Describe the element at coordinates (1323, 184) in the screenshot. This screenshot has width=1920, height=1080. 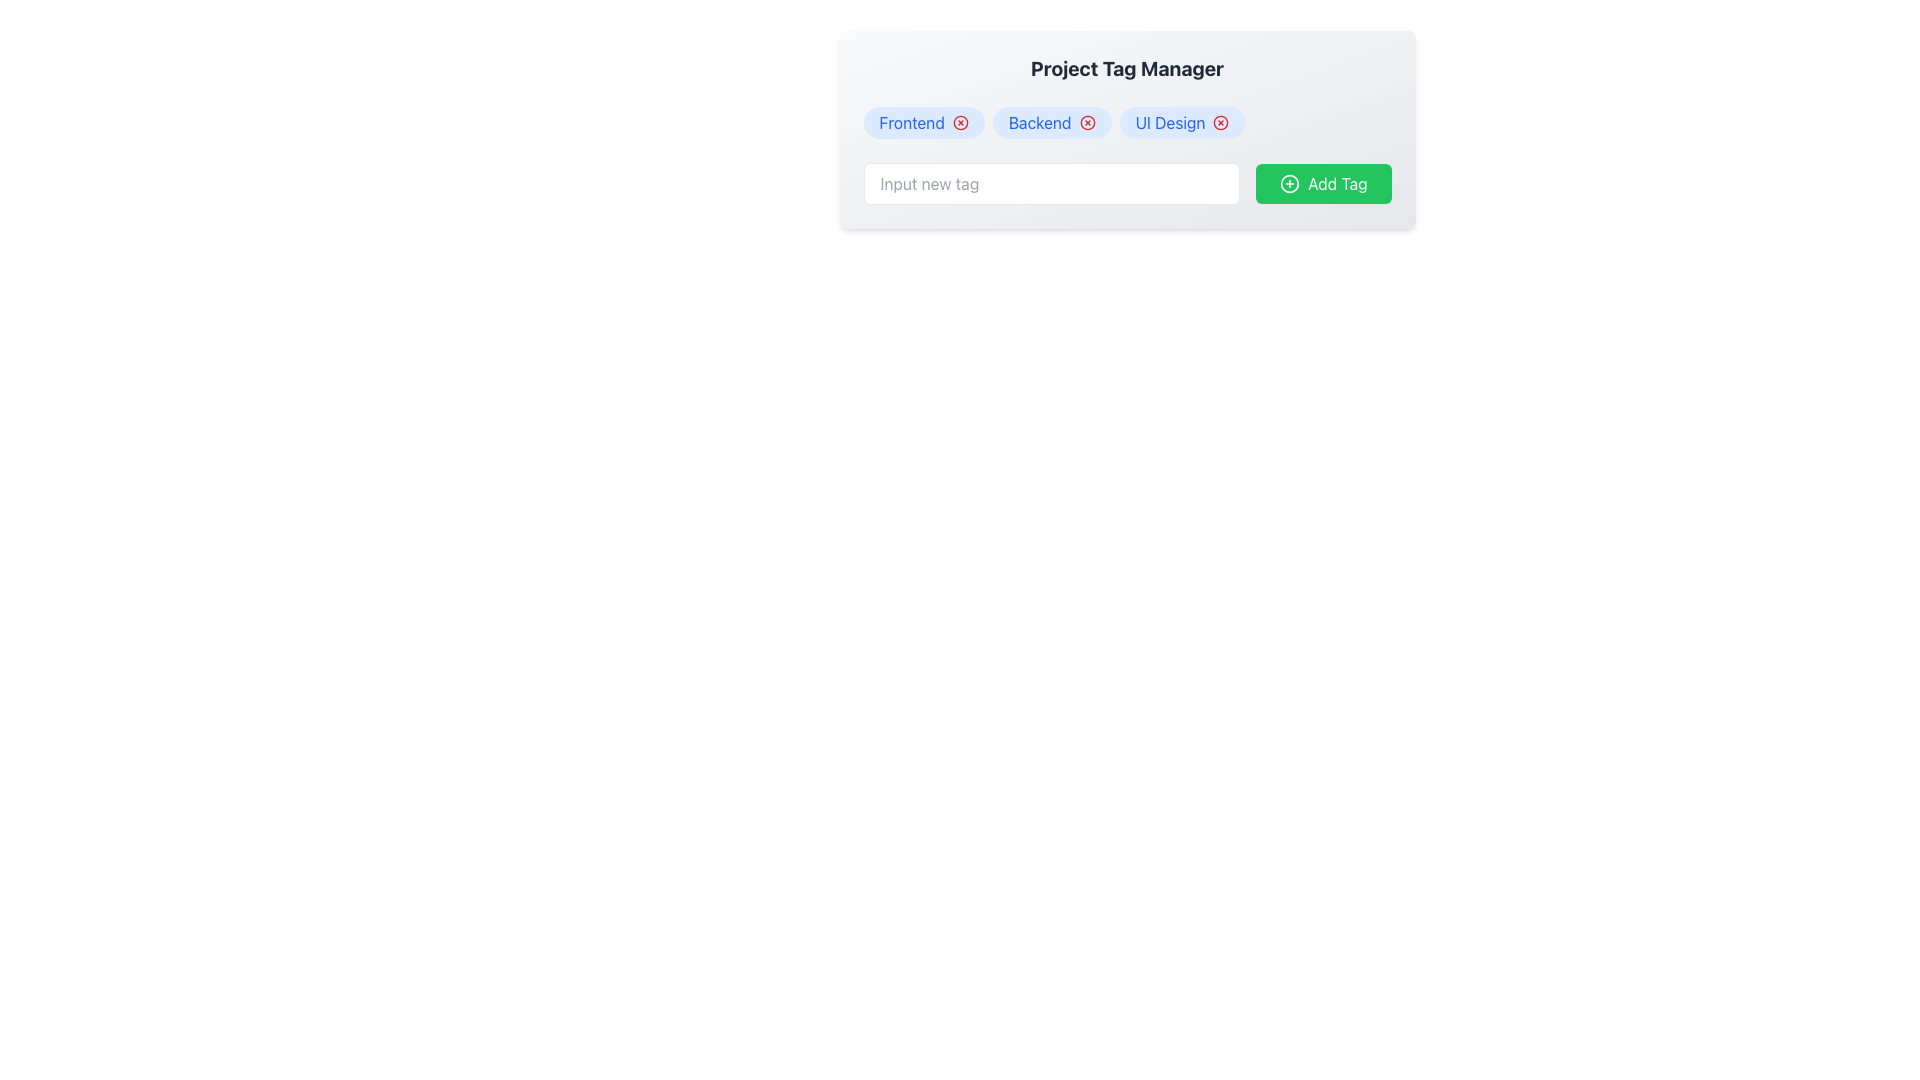
I see `the button located on the right side of the tag management interface to observe the hover effect` at that location.